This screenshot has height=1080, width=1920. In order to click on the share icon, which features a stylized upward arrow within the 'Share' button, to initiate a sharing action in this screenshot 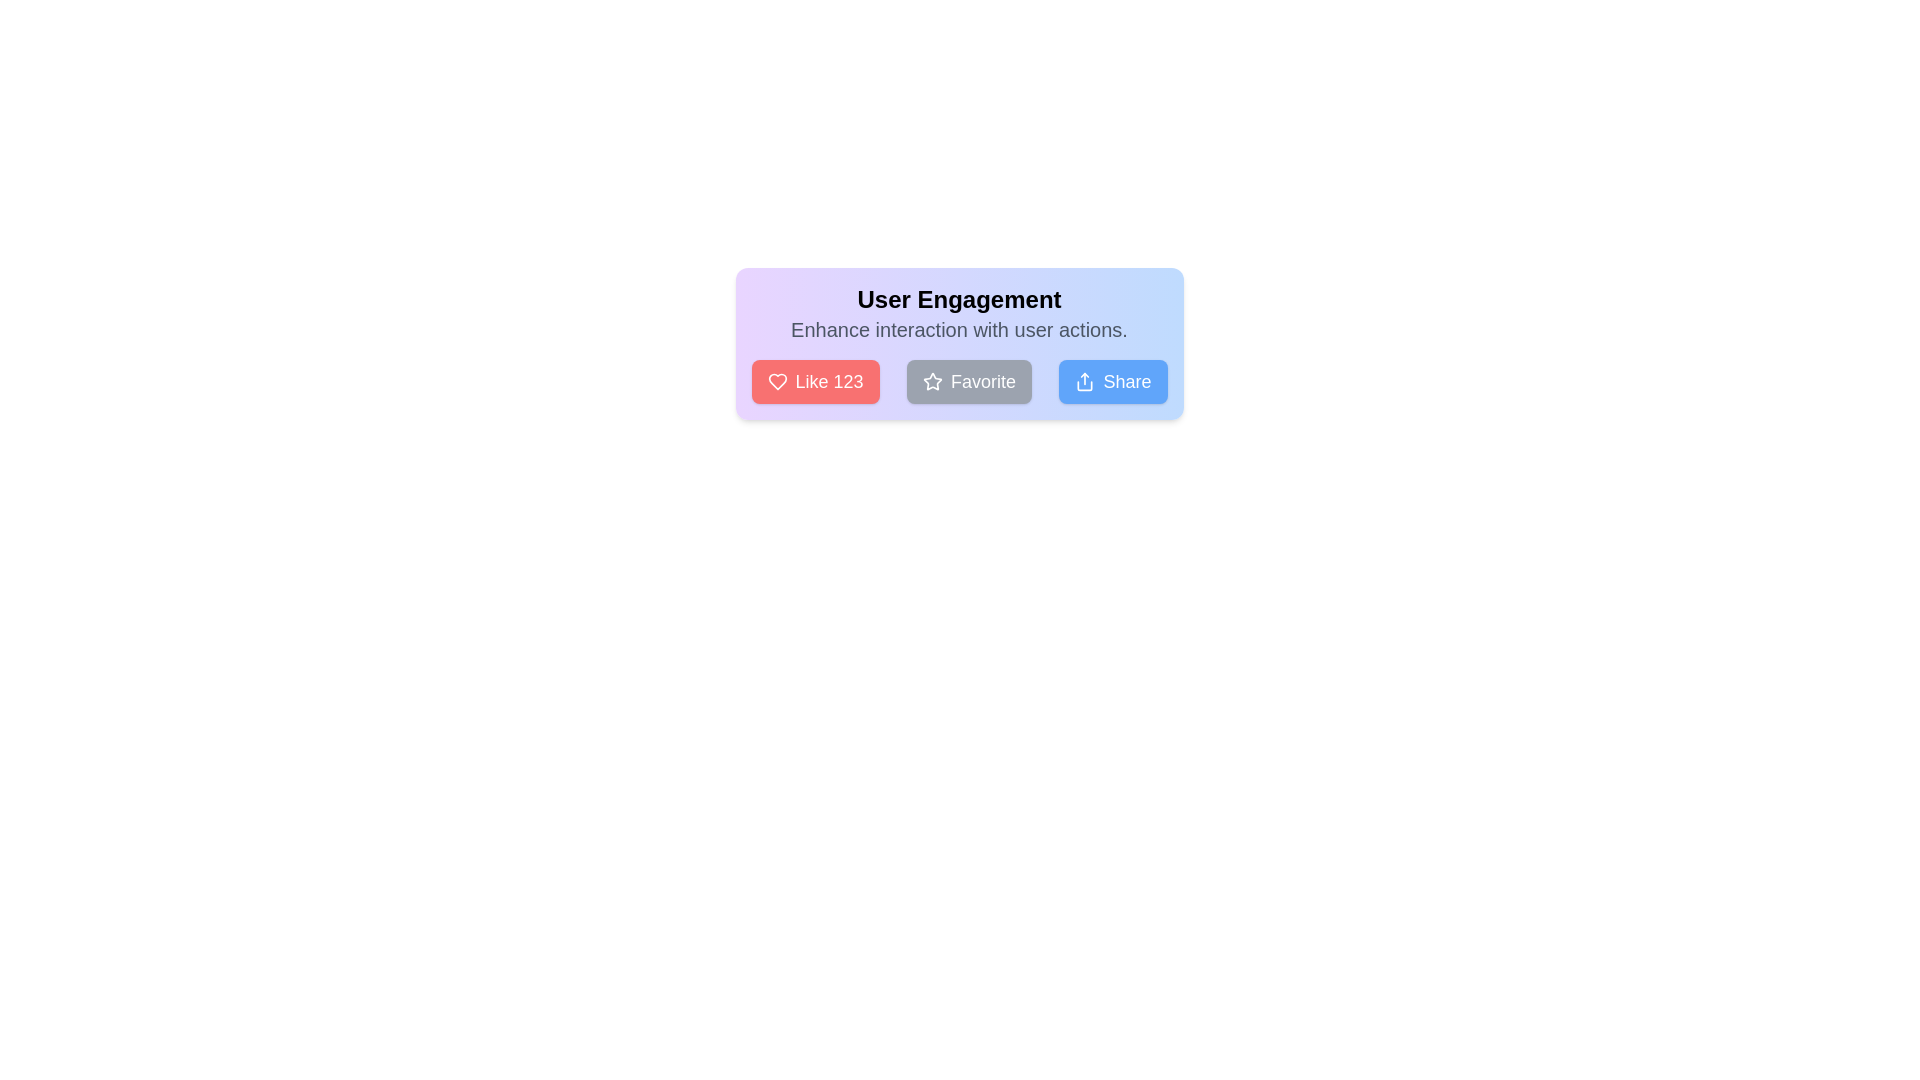, I will do `click(1084, 381)`.